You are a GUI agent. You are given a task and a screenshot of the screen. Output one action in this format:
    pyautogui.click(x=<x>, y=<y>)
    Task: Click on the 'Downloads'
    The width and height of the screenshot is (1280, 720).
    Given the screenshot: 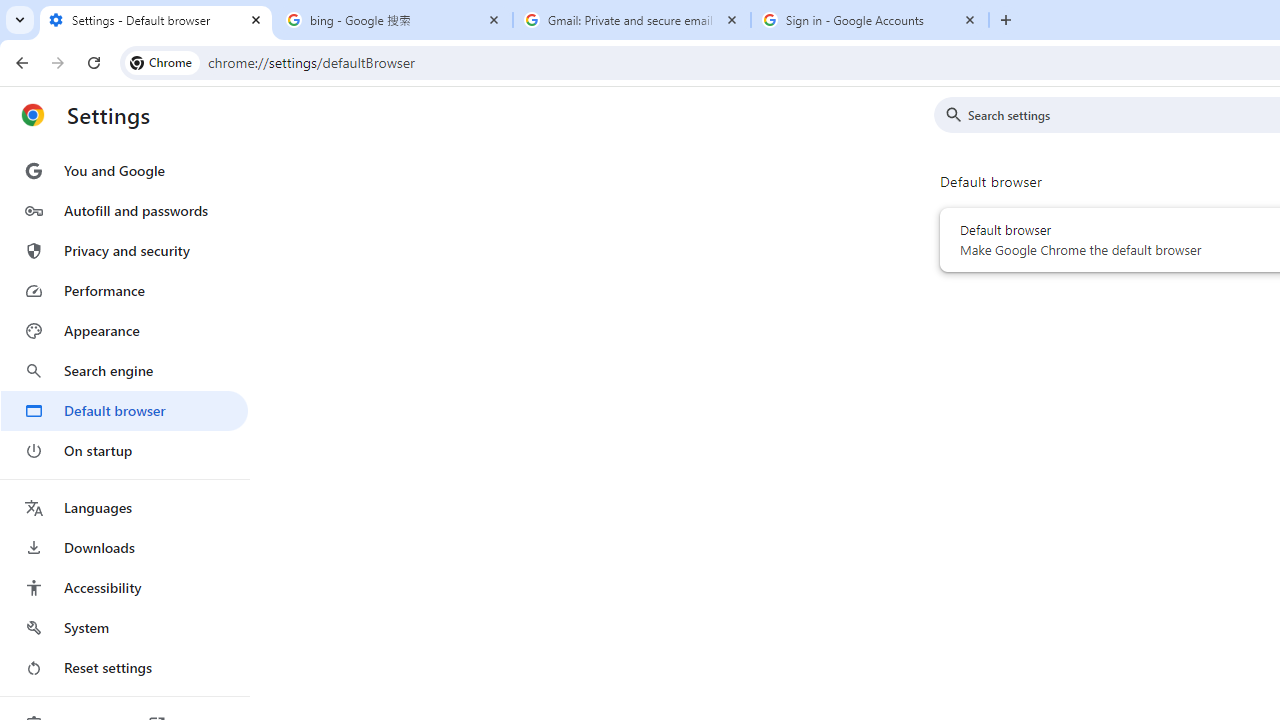 What is the action you would take?
    pyautogui.click(x=123, y=547)
    